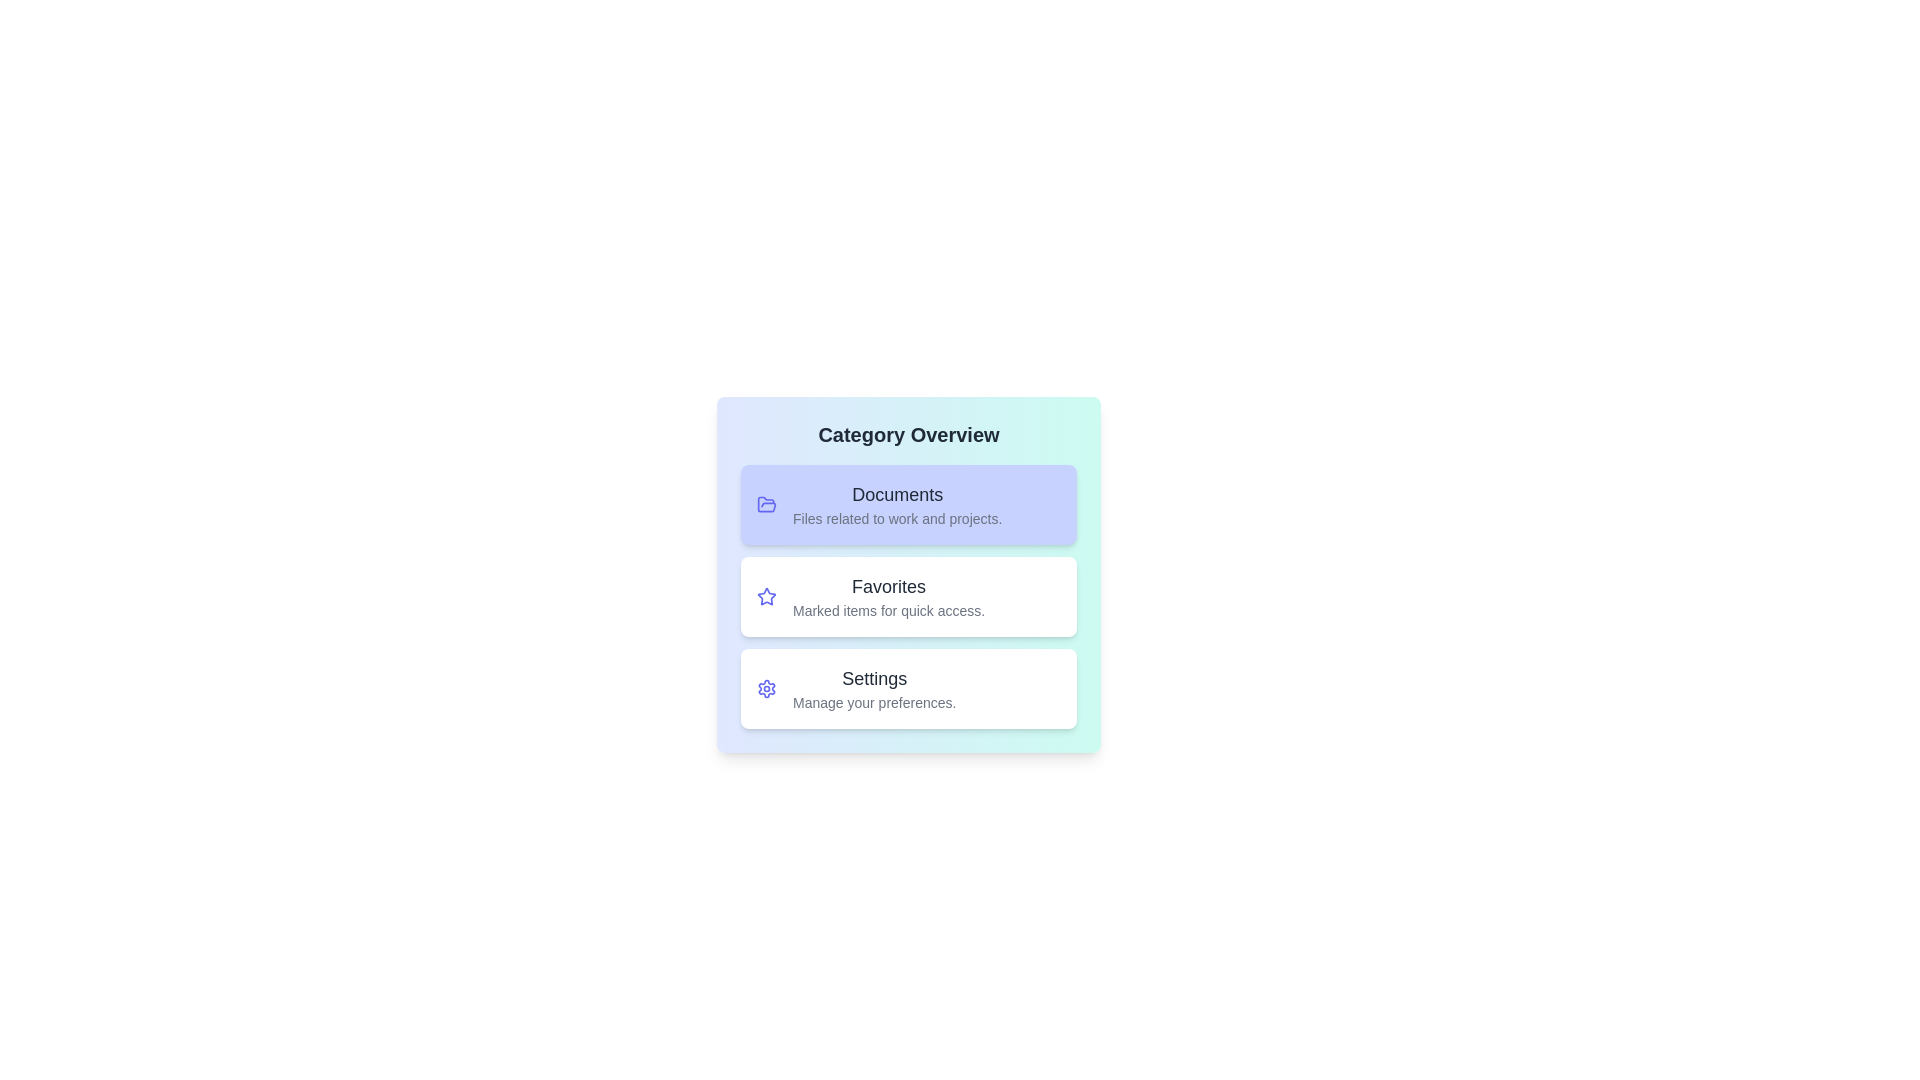 Image resolution: width=1920 pixels, height=1080 pixels. I want to click on the category Favorites to observe the hover effect, so click(907, 596).